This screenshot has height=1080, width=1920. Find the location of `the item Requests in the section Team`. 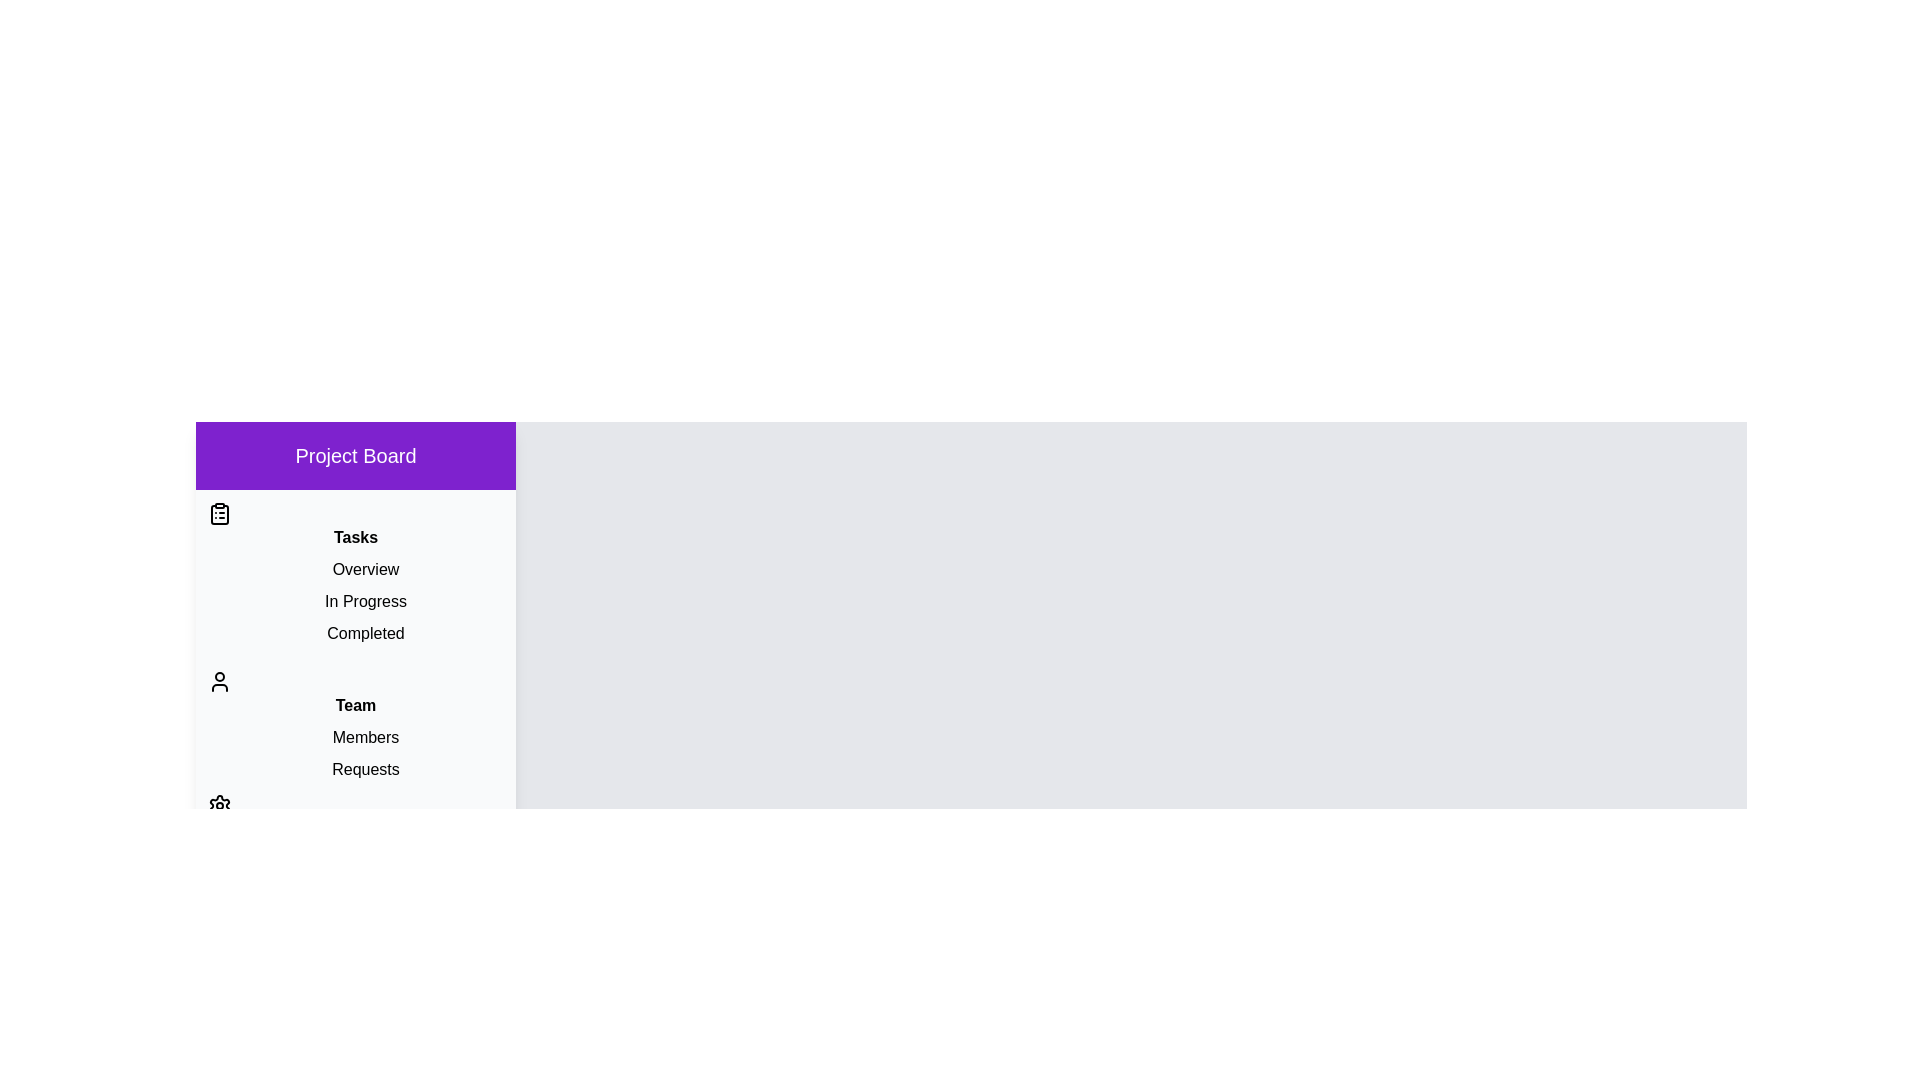

the item Requests in the section Team is located at coordinates (355, 769).